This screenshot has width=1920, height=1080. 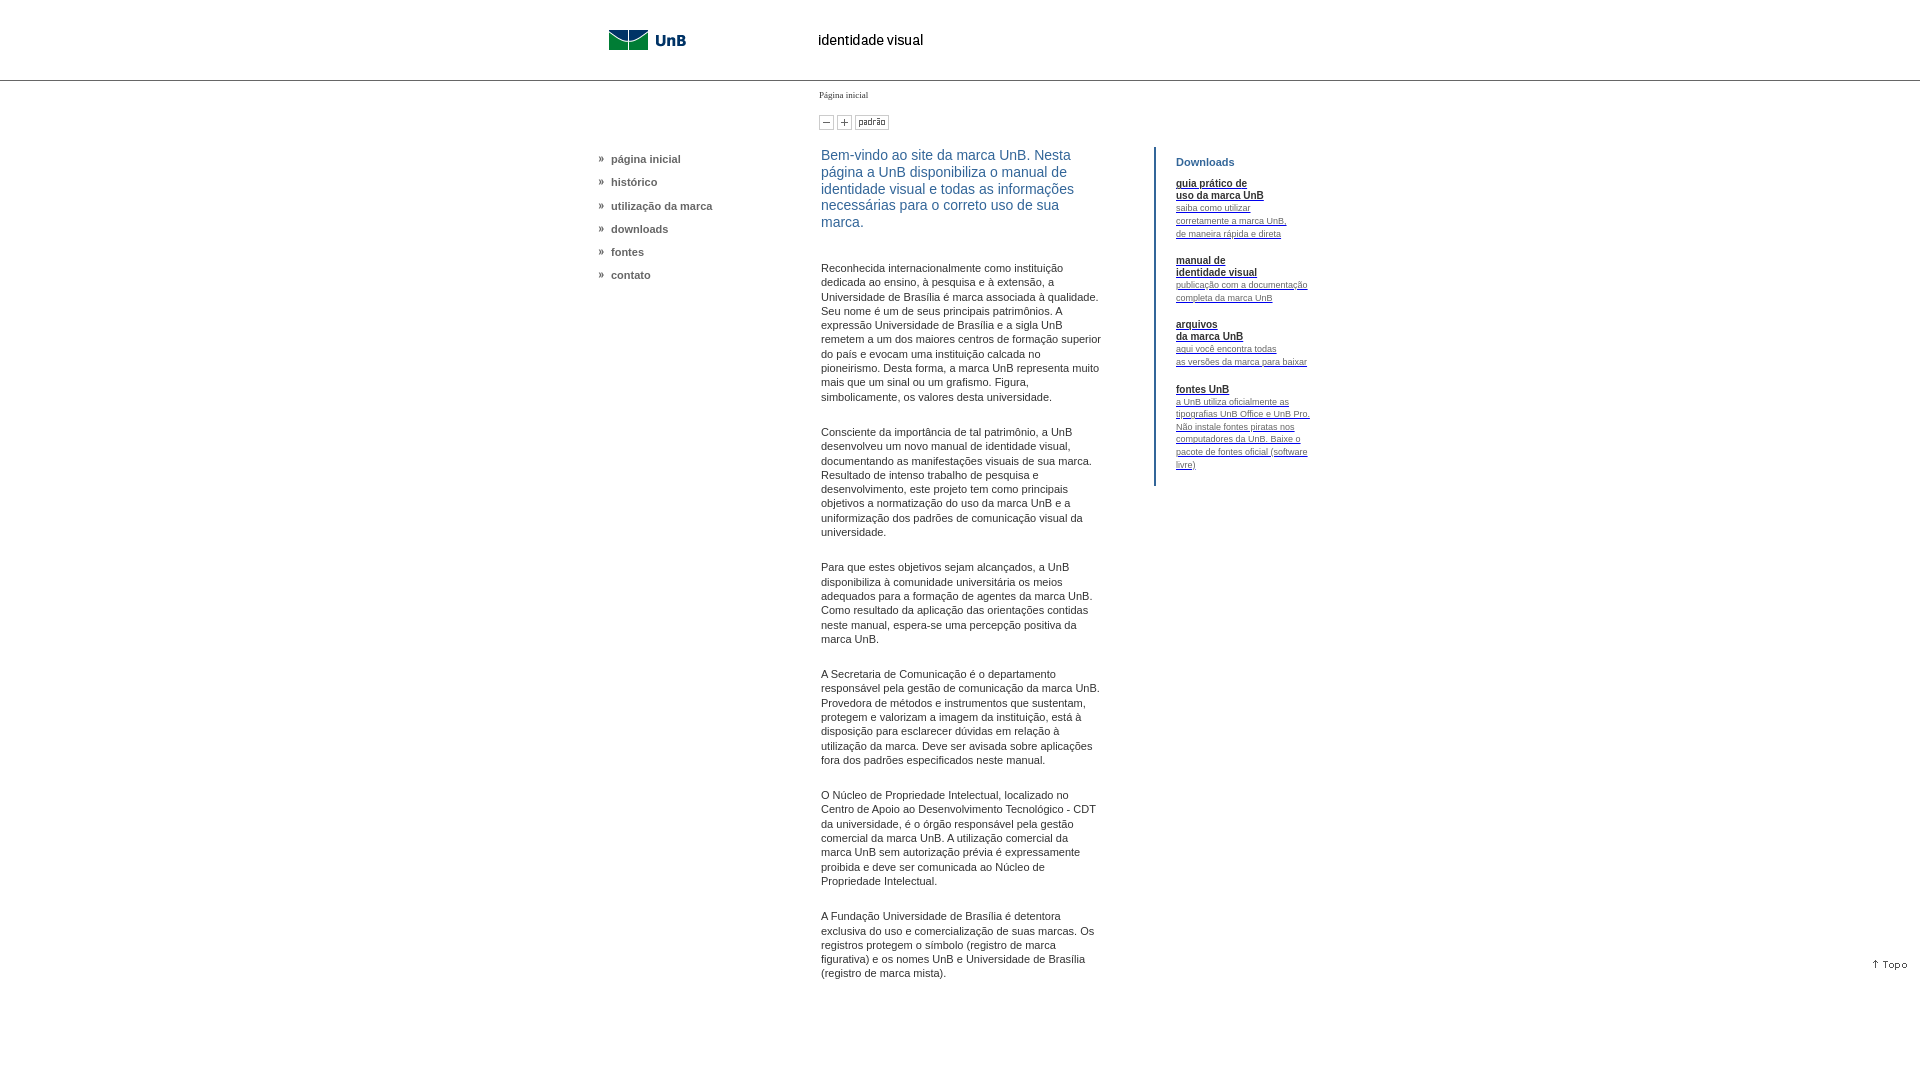 I want to click on 'Aumentar o tamanho da letra', so click(x=844, y=122).